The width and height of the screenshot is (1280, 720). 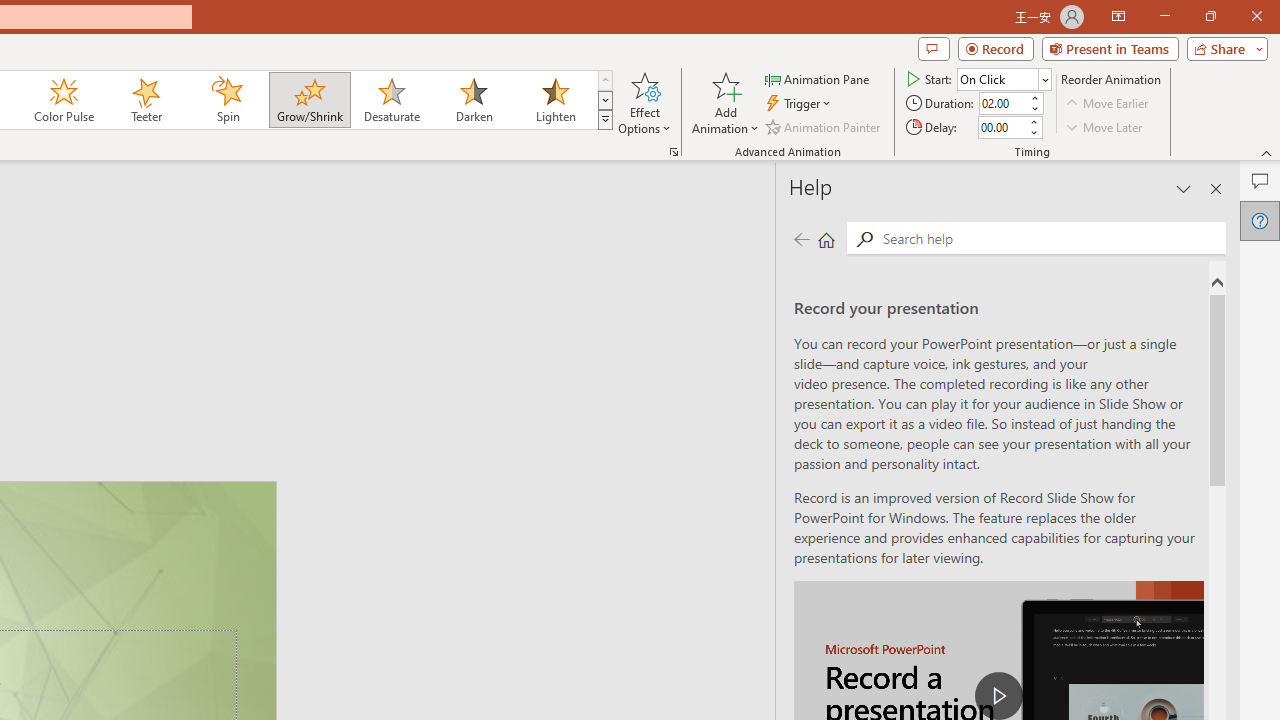 I want to click on 'Add Animation', so click(x=724, y=103).